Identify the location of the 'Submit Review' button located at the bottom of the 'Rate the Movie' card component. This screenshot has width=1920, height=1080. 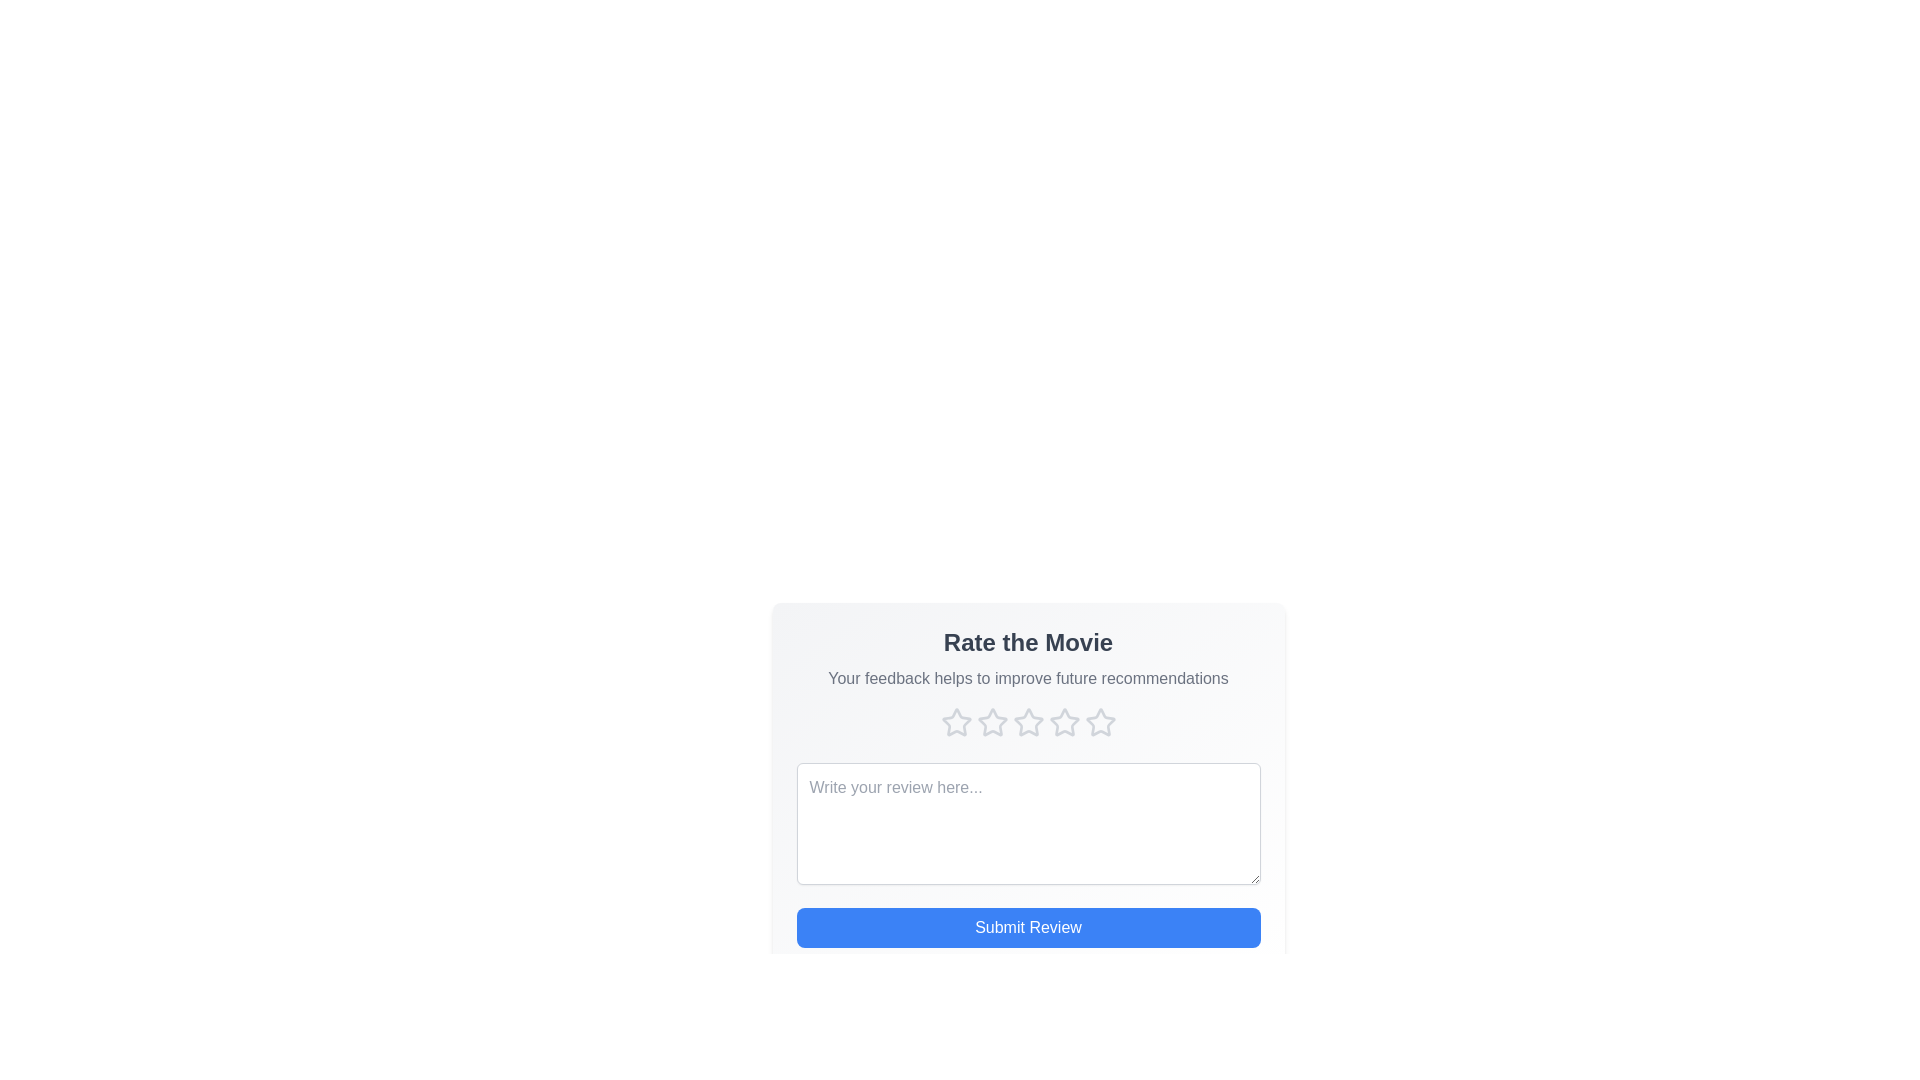
(1028, 928).